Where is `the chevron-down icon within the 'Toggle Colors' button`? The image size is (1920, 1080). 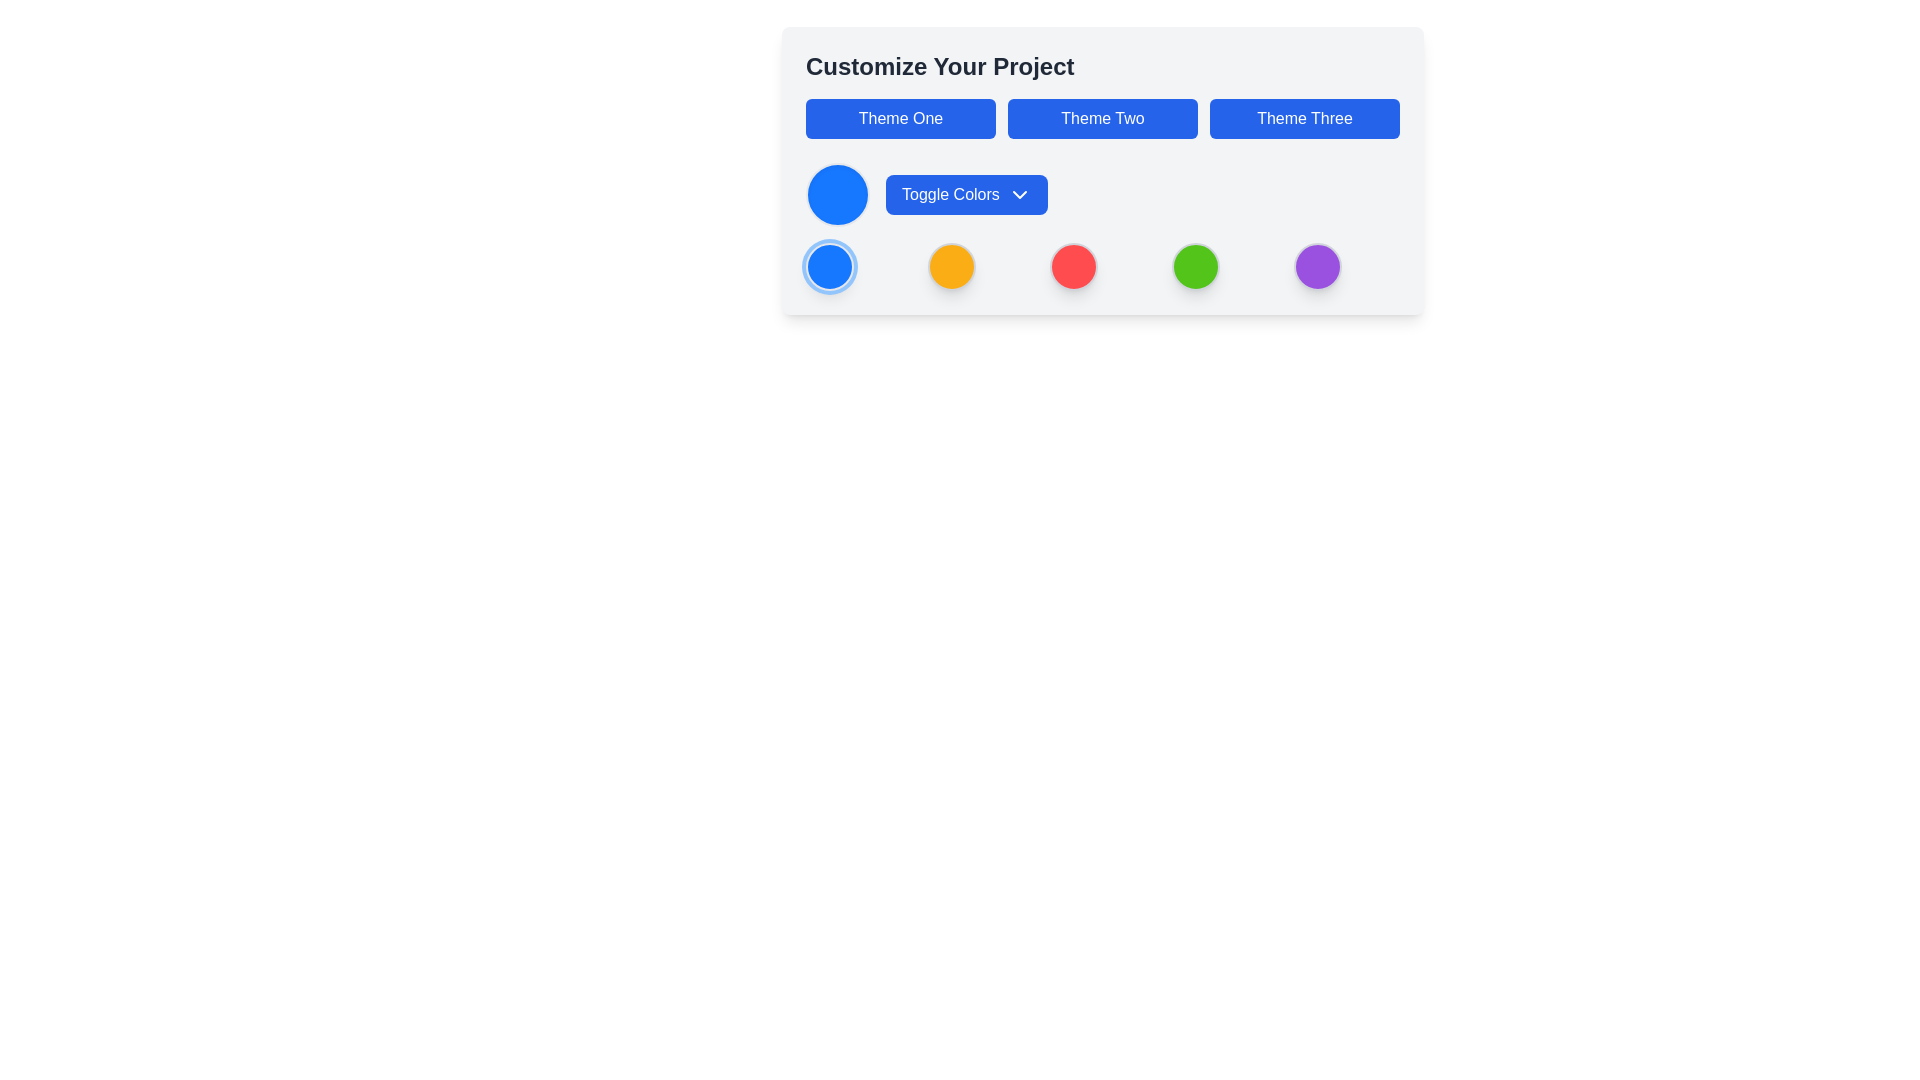 the chevron-down icon within the 'Toggle Colors' button is located at coordinates (1020, 195).